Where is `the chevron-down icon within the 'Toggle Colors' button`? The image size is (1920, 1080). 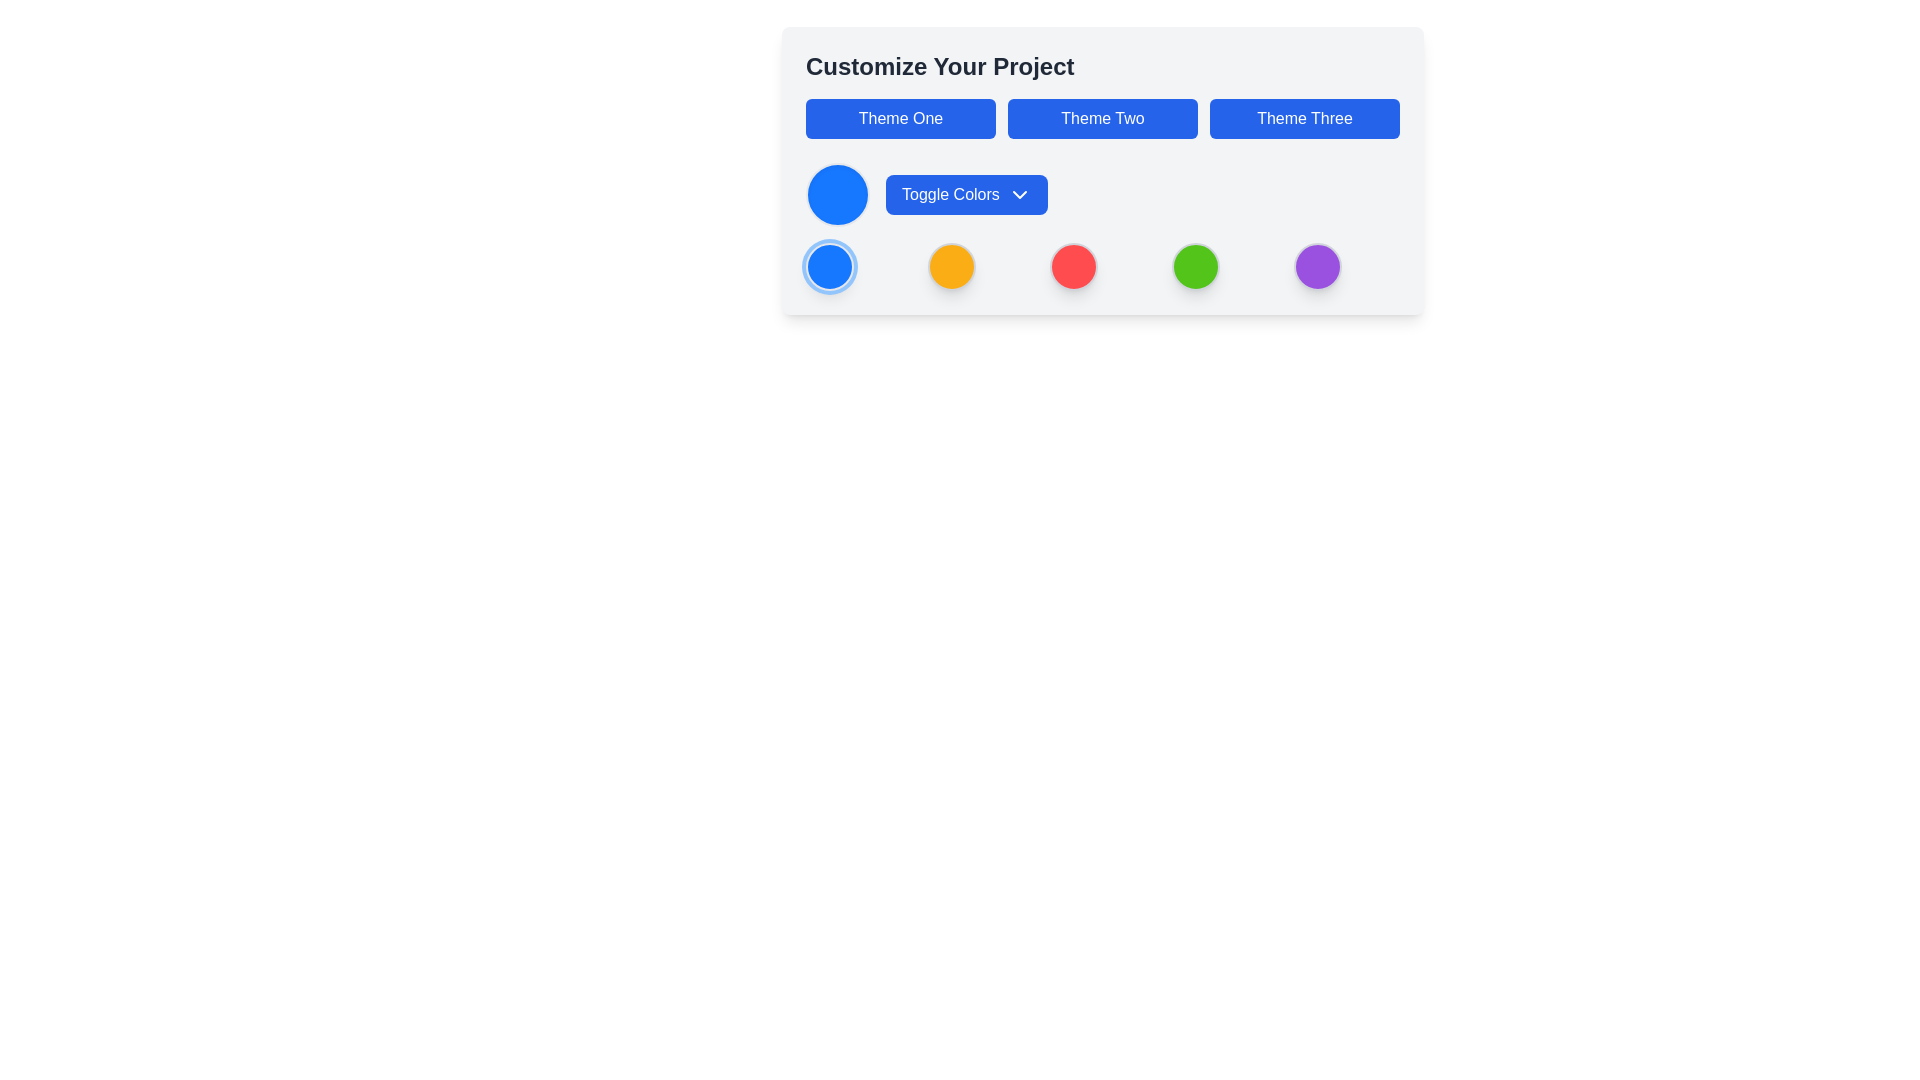 the chevron-down icon within the 'Toggle Colors' button is located at coordinates (1020, 195).